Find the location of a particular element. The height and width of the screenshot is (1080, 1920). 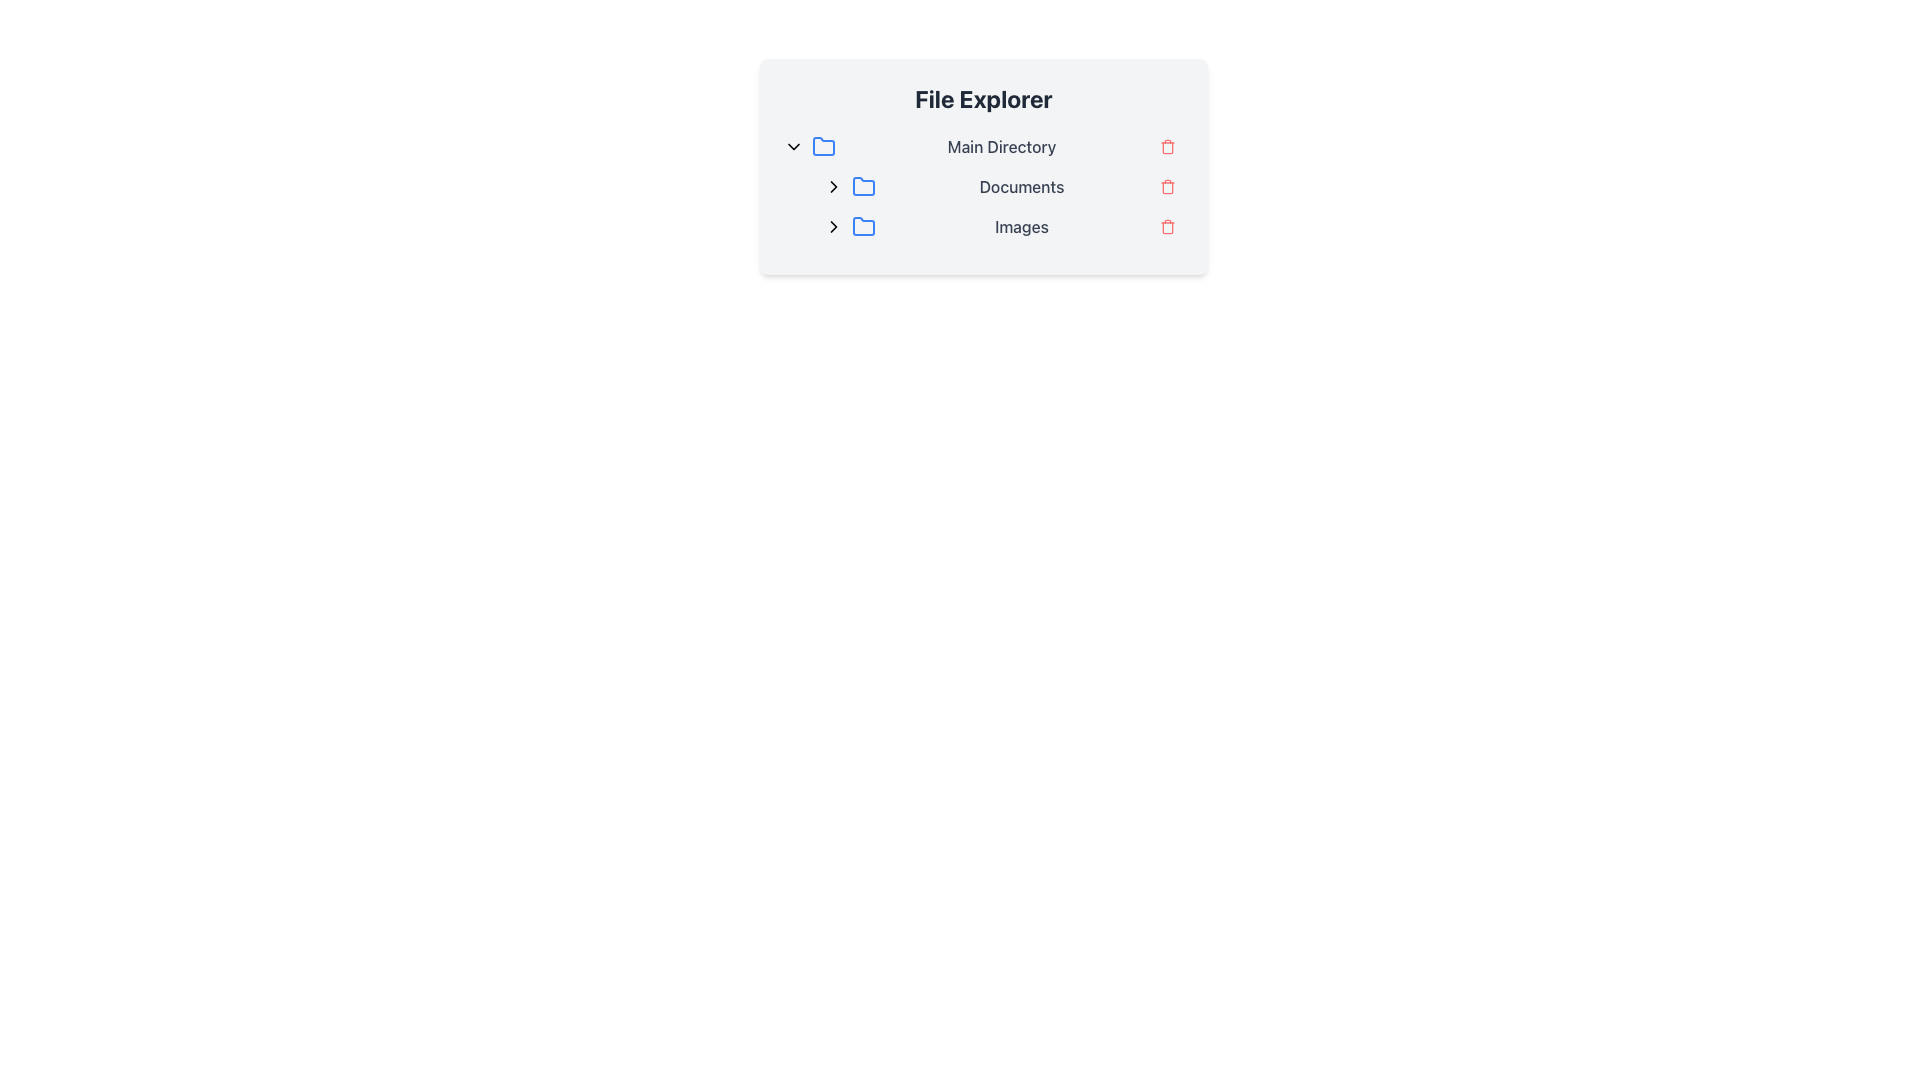

the trash icon located to the far right of the 'Images' row in the 'File Explorer' interface is located at coordinates (1167, 226).